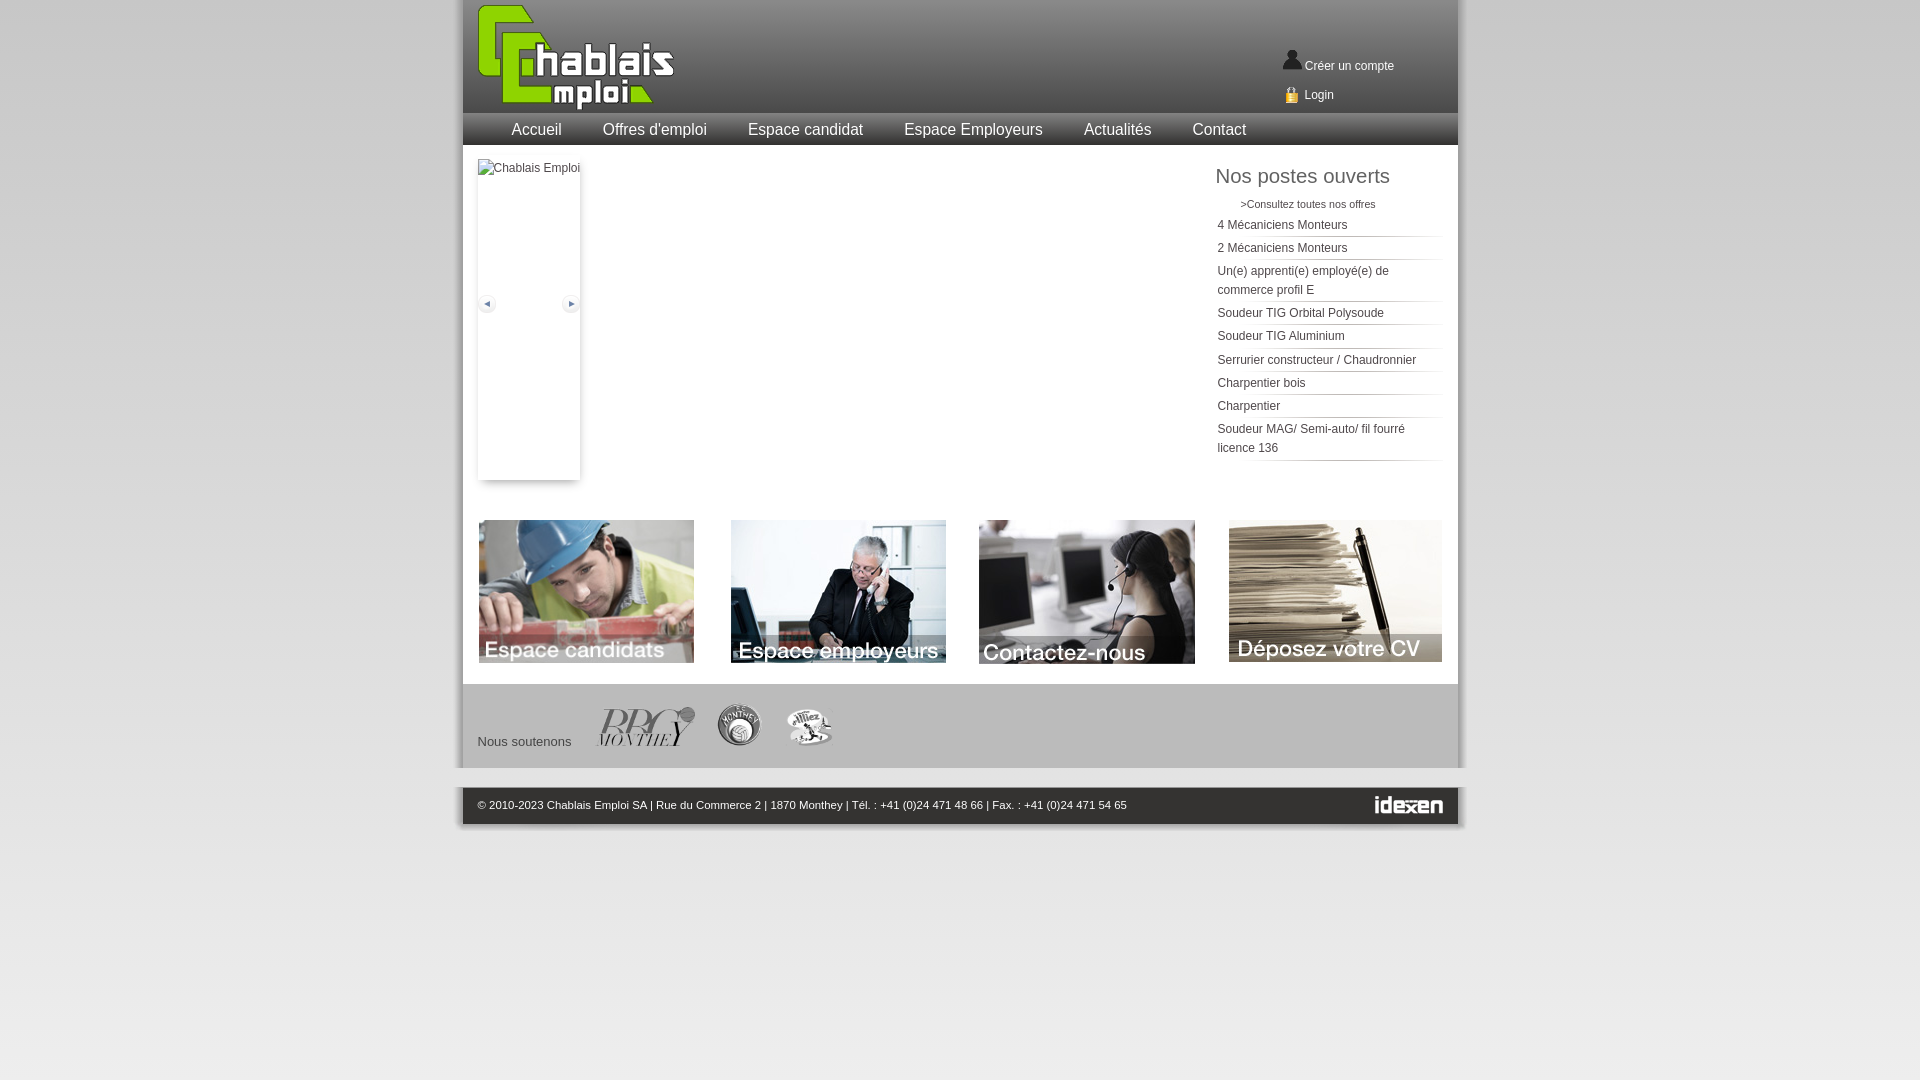  Describe the element at coordinates (536, 130) in the screenshot. I see `'Accueil'` at that location.